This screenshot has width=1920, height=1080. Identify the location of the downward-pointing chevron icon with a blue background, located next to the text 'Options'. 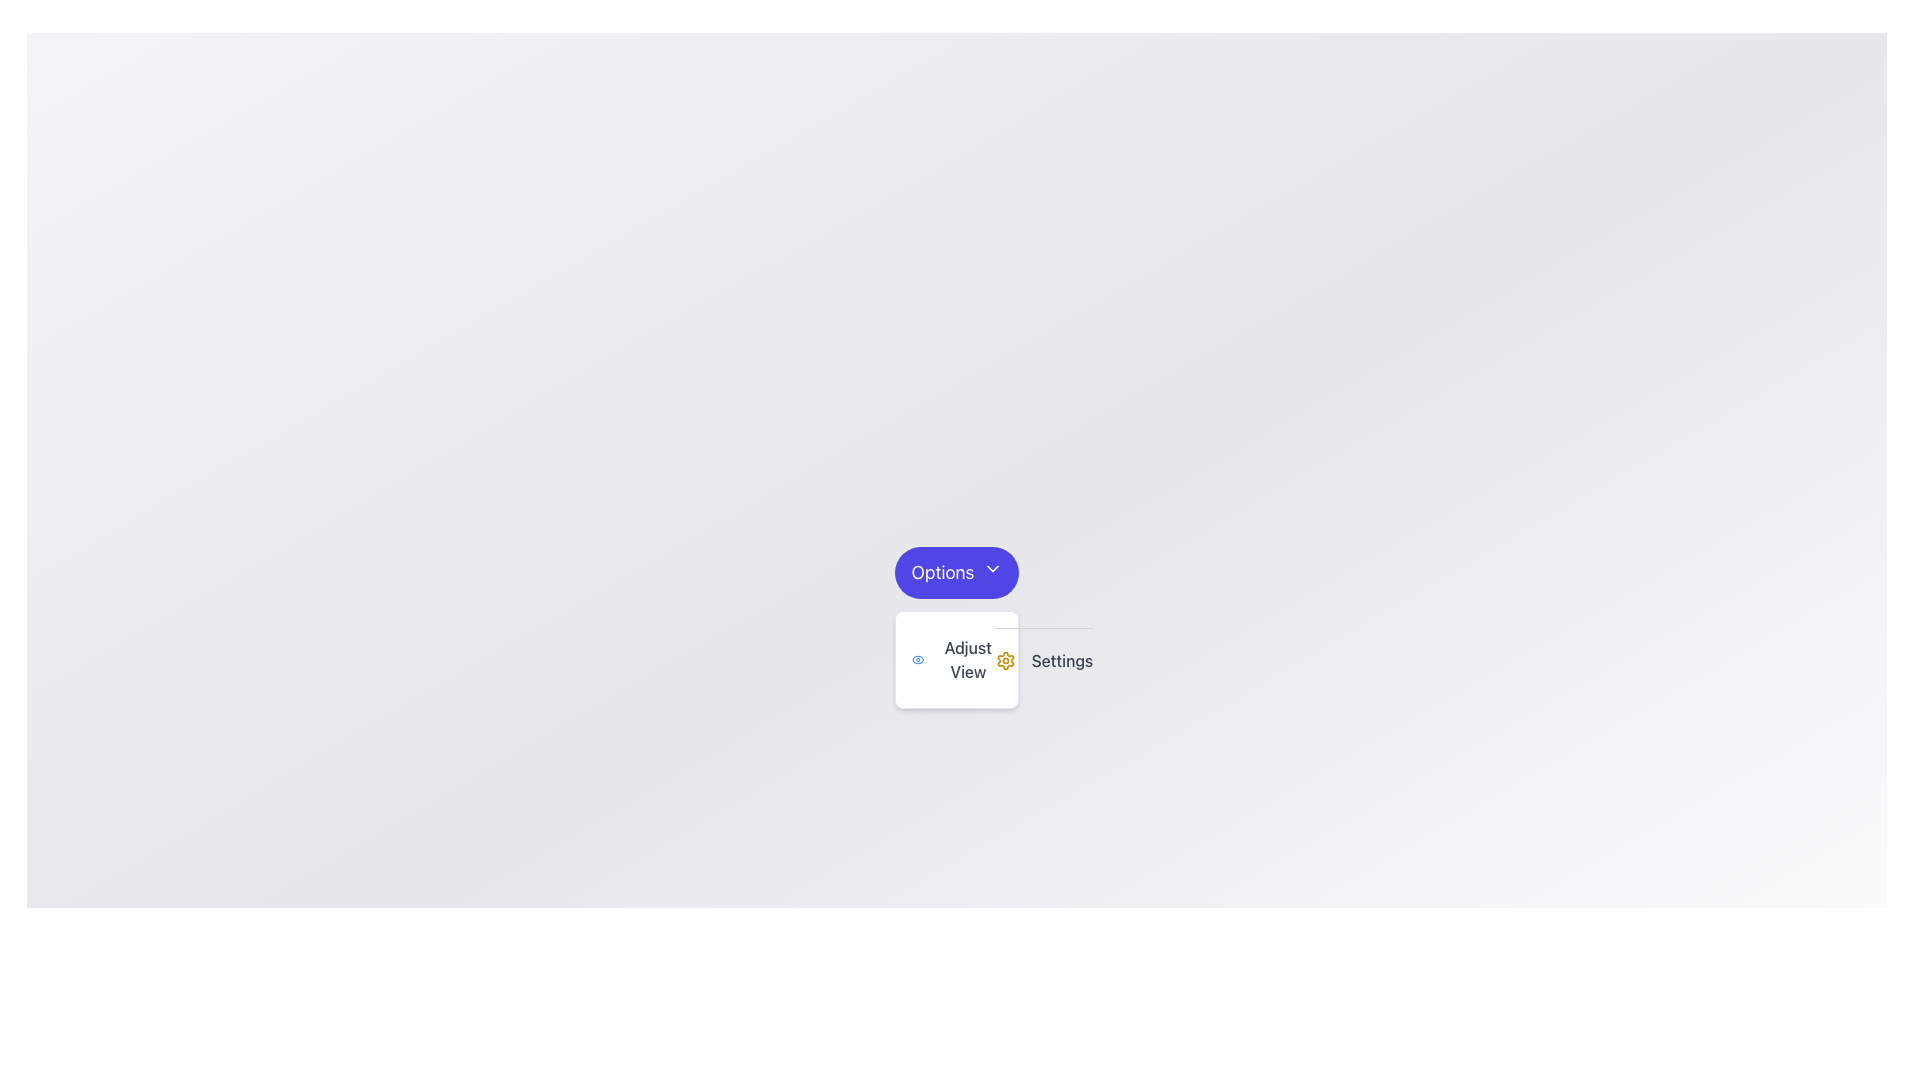
(992, 569).